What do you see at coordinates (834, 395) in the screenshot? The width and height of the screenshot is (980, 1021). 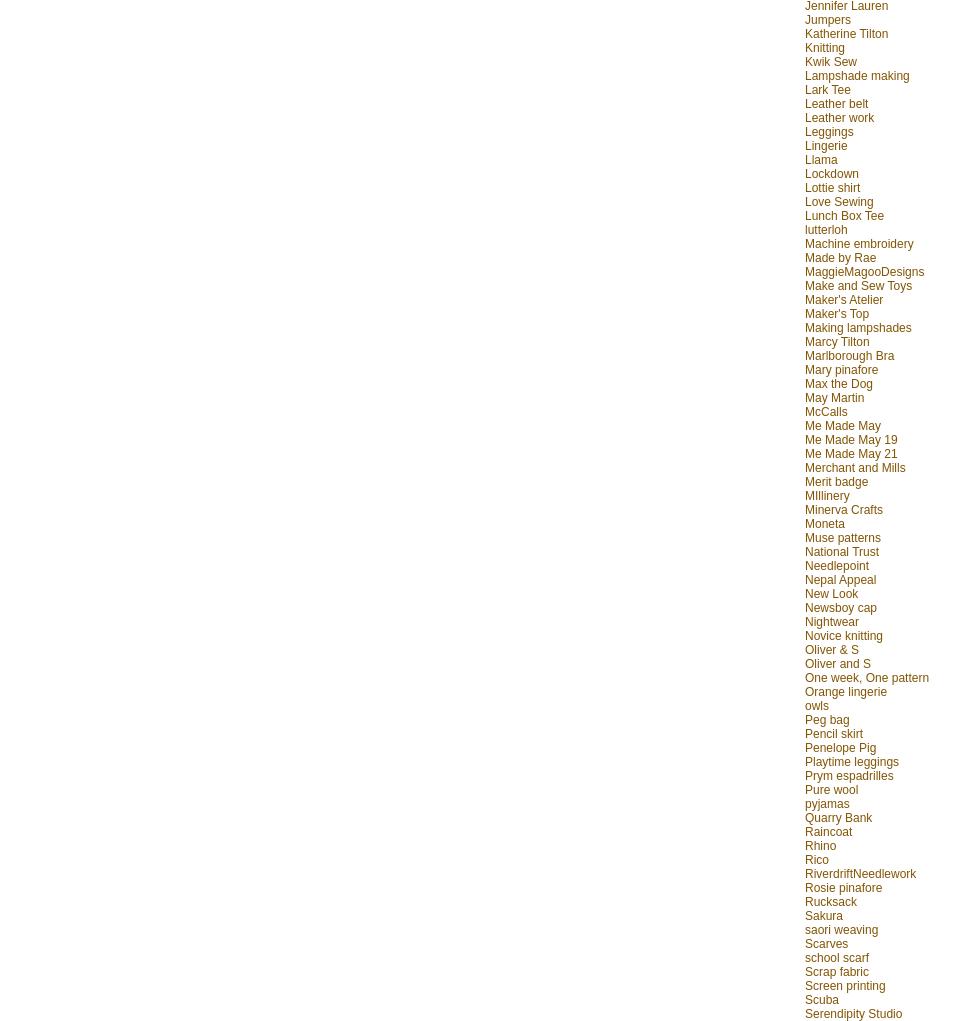 I see `'May Martin'` at bounding box center [834, 395].